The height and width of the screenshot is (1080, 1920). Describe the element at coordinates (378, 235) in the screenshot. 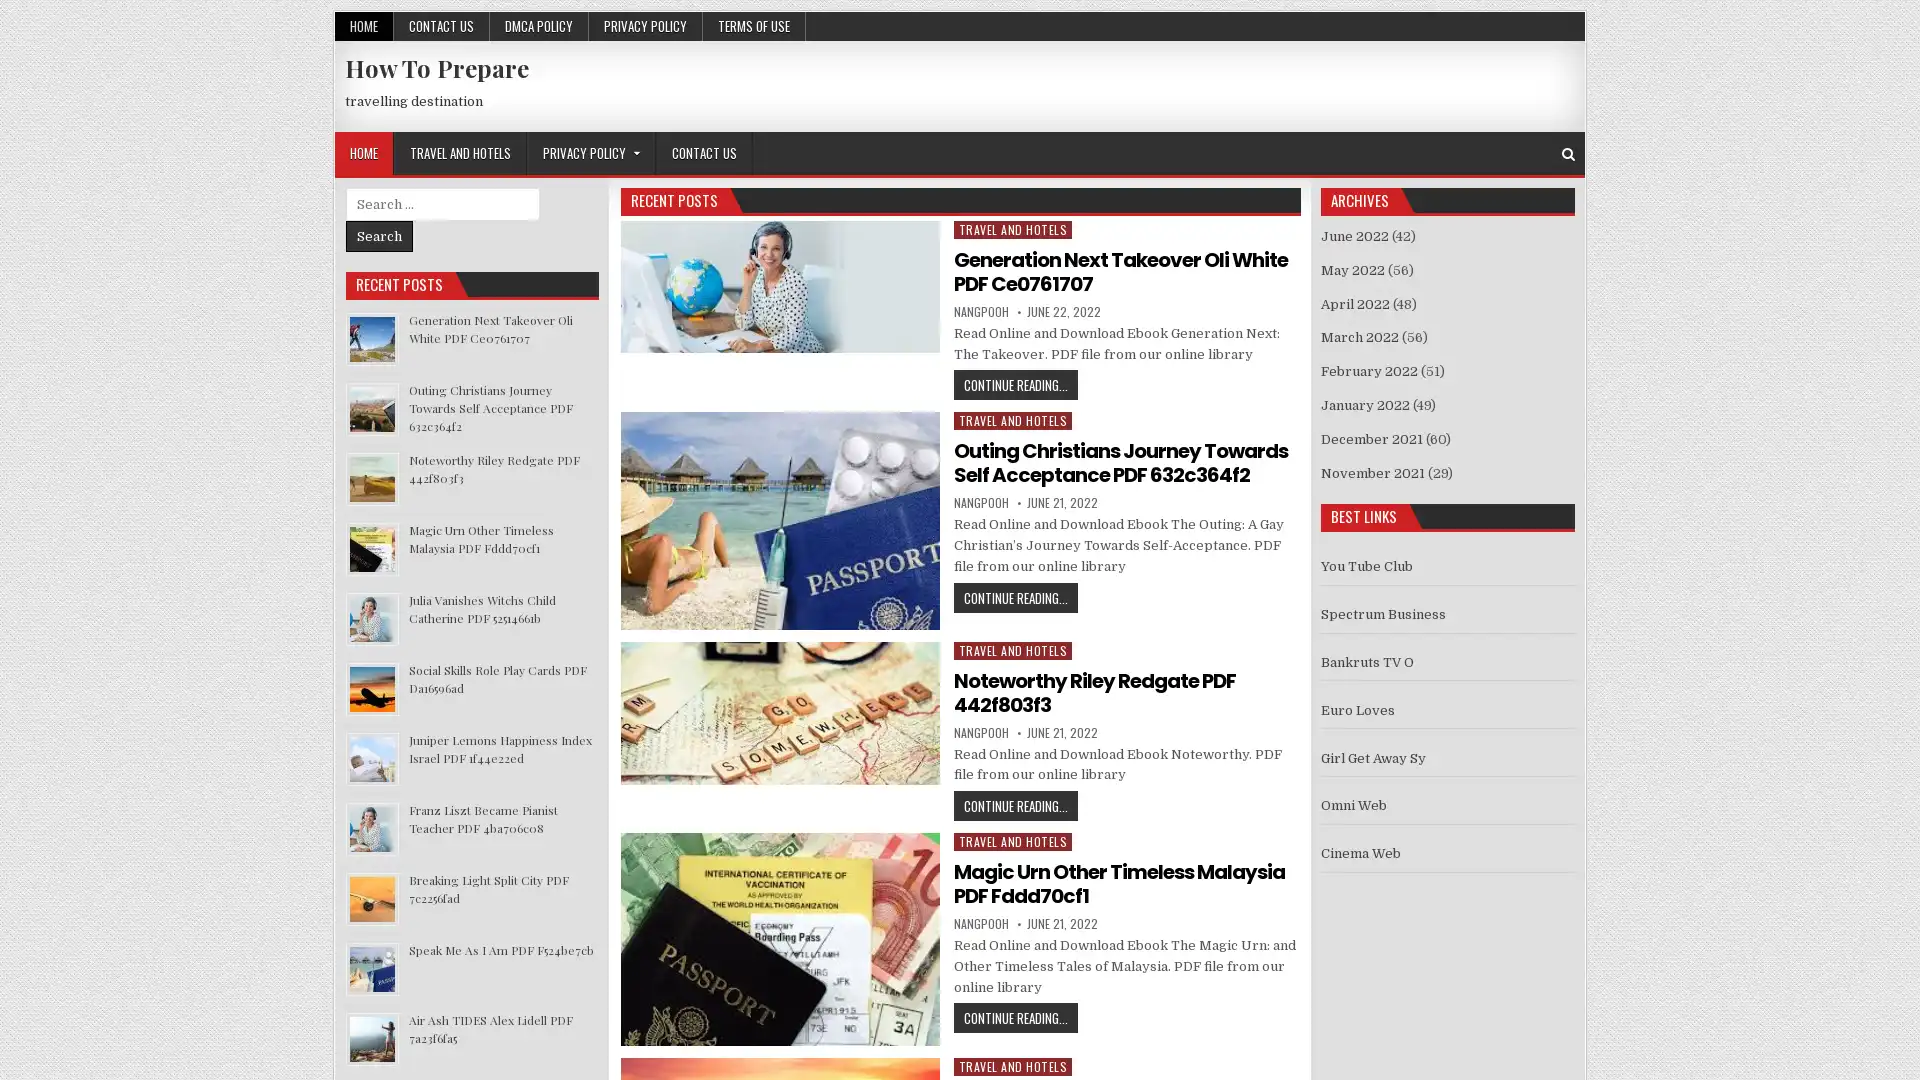

I see `Search` at that location.